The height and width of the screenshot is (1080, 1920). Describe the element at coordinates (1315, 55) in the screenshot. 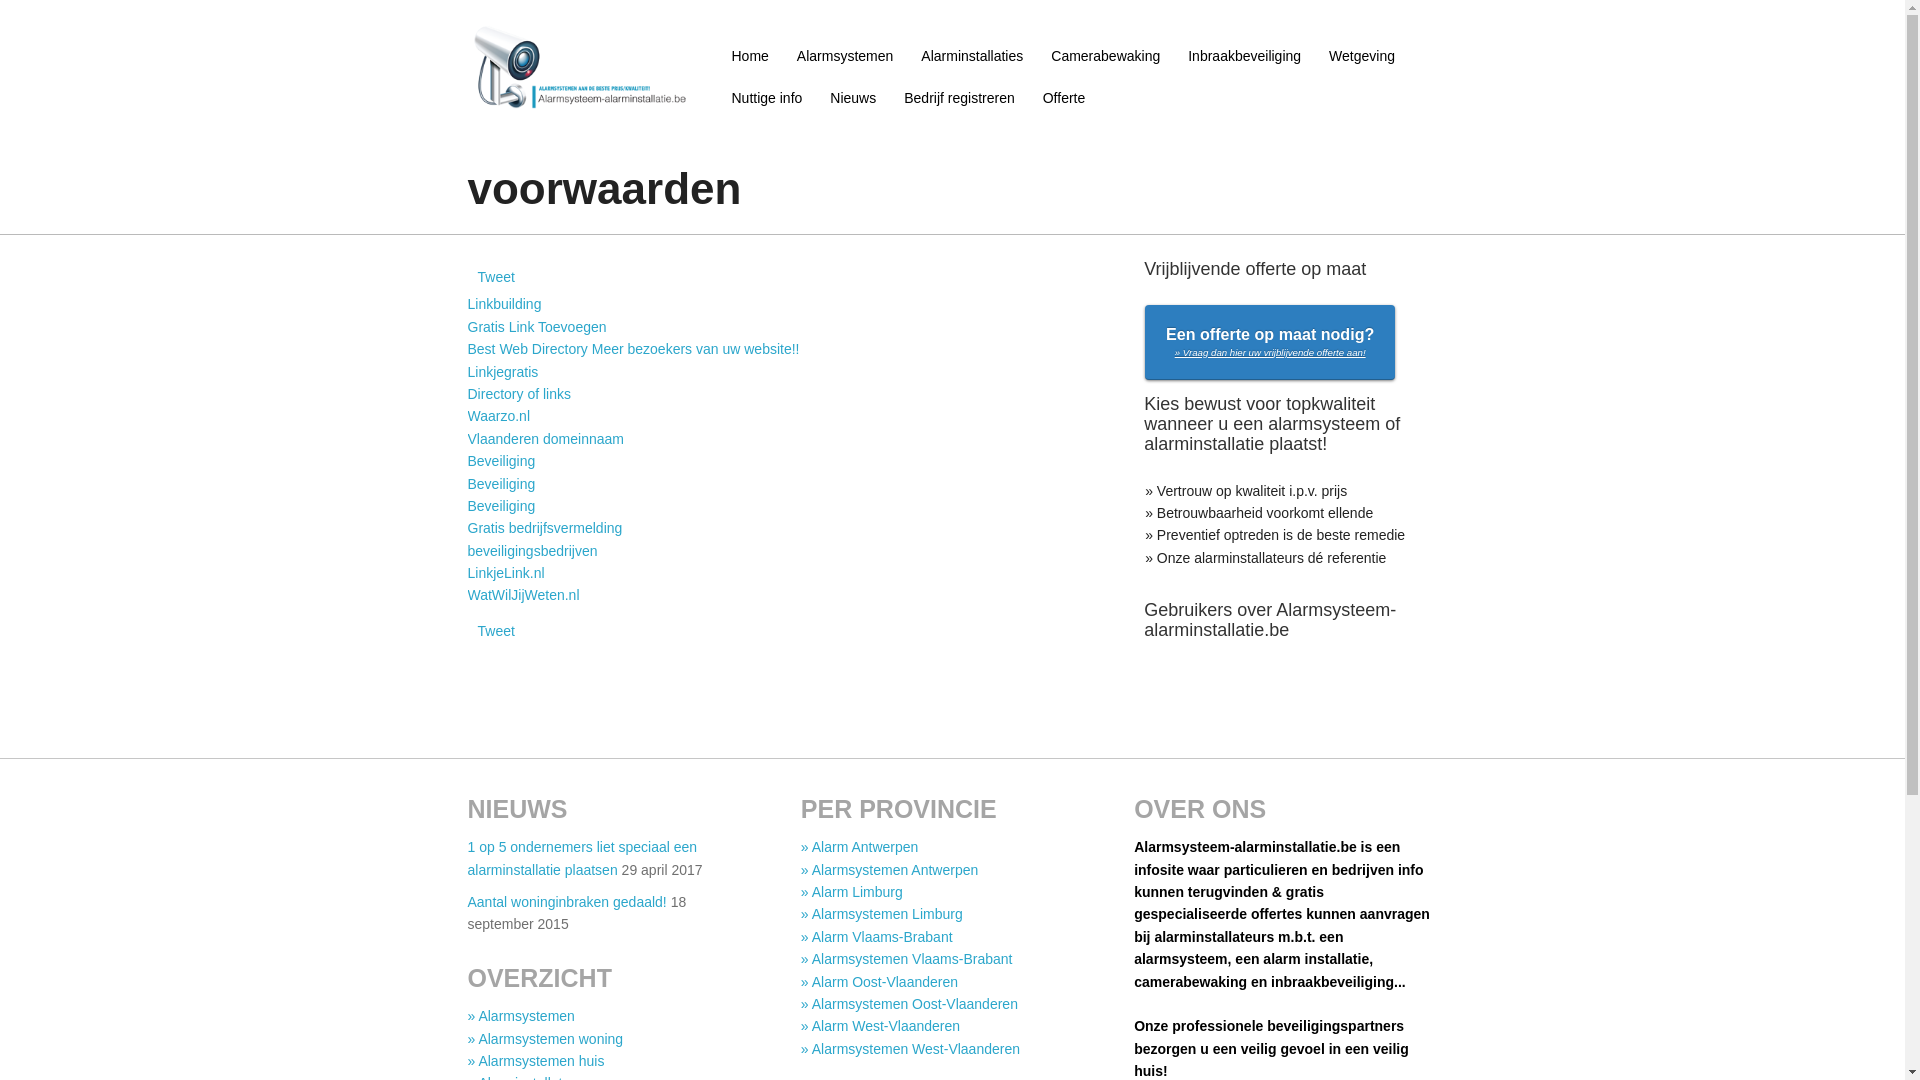

I see `'Wetgeving'` at that location.